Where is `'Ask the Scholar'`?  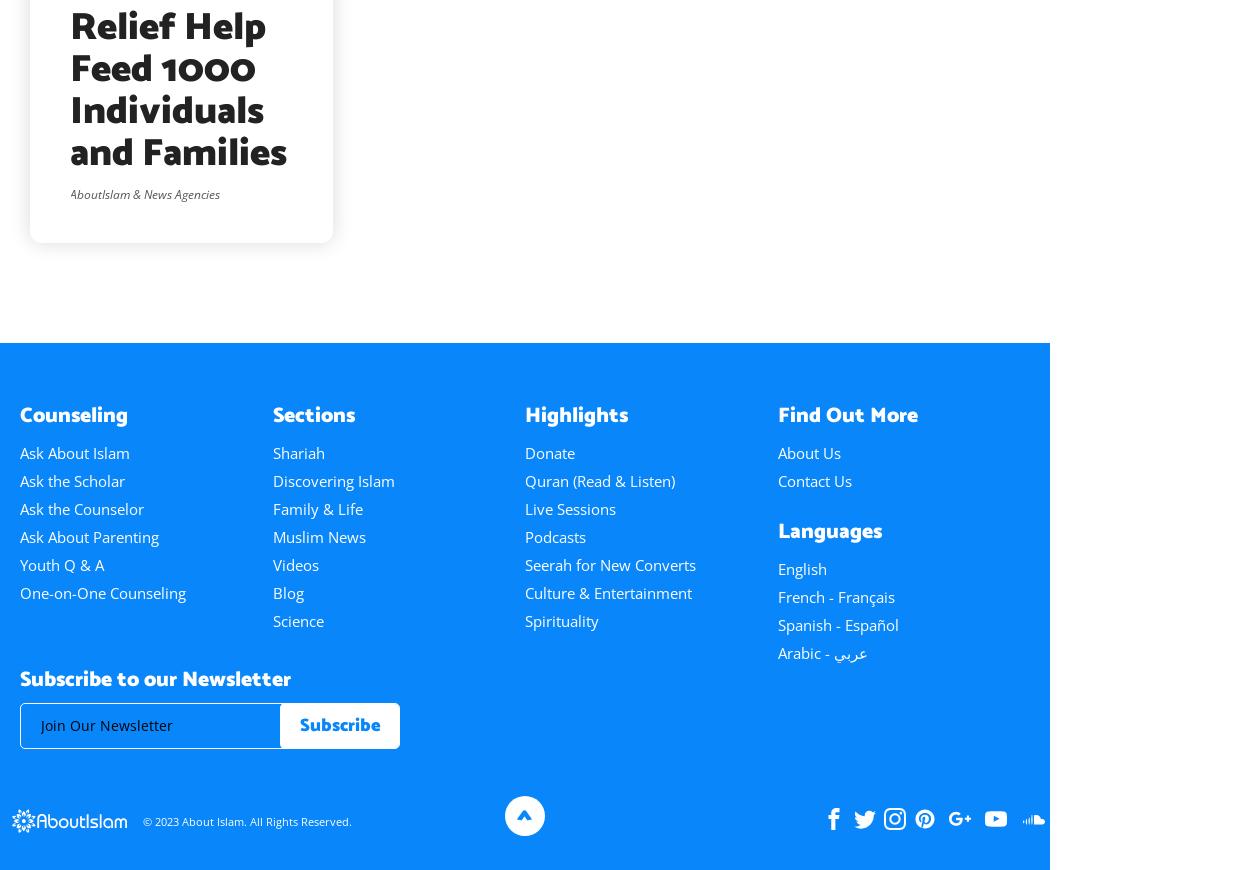
'Ask the Scholar' is located at coordinates (19, 478).